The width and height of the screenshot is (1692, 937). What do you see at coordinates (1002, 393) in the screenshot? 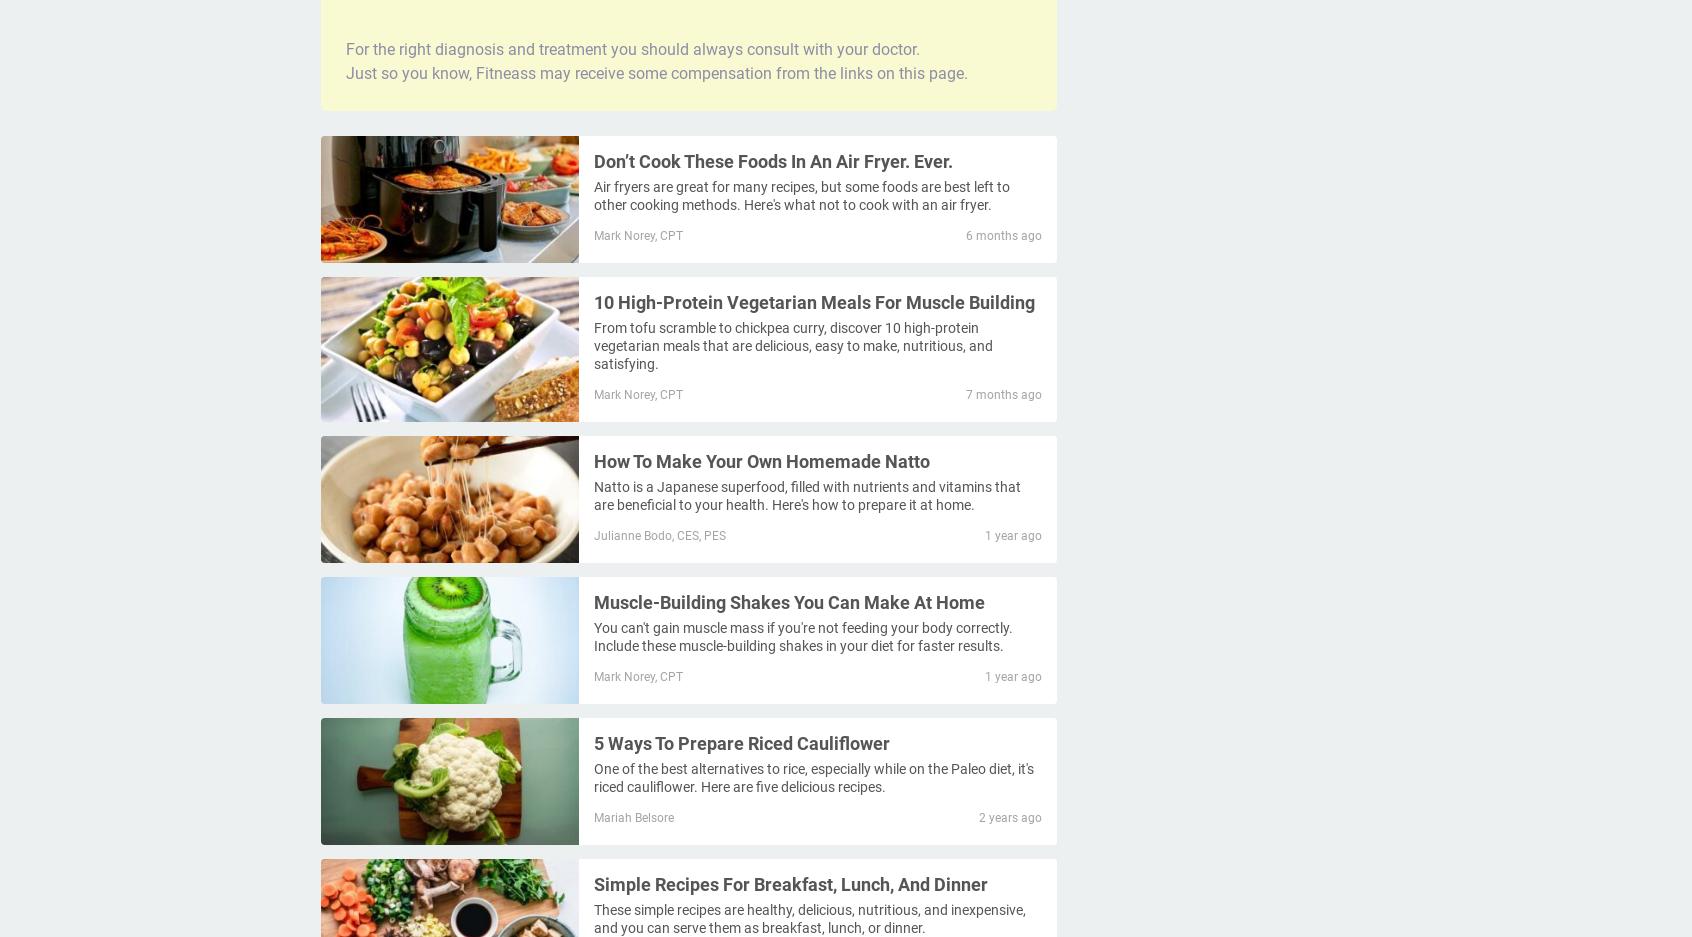
I see `'7 months ago'` at bounding box center [1002, 393].